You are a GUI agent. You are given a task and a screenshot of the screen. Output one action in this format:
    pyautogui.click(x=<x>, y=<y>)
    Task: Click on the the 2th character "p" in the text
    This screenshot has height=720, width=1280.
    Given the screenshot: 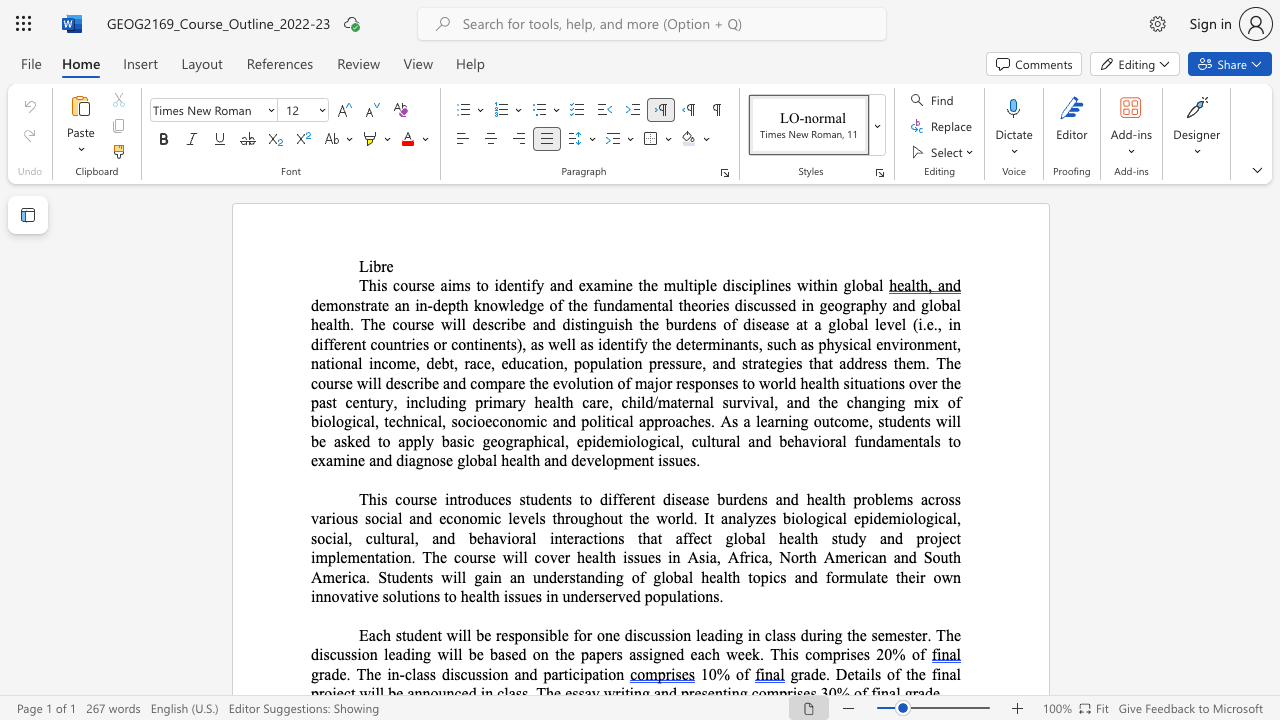 What is the action you would take?
    pyautogui.click(x=650, y=420)
    